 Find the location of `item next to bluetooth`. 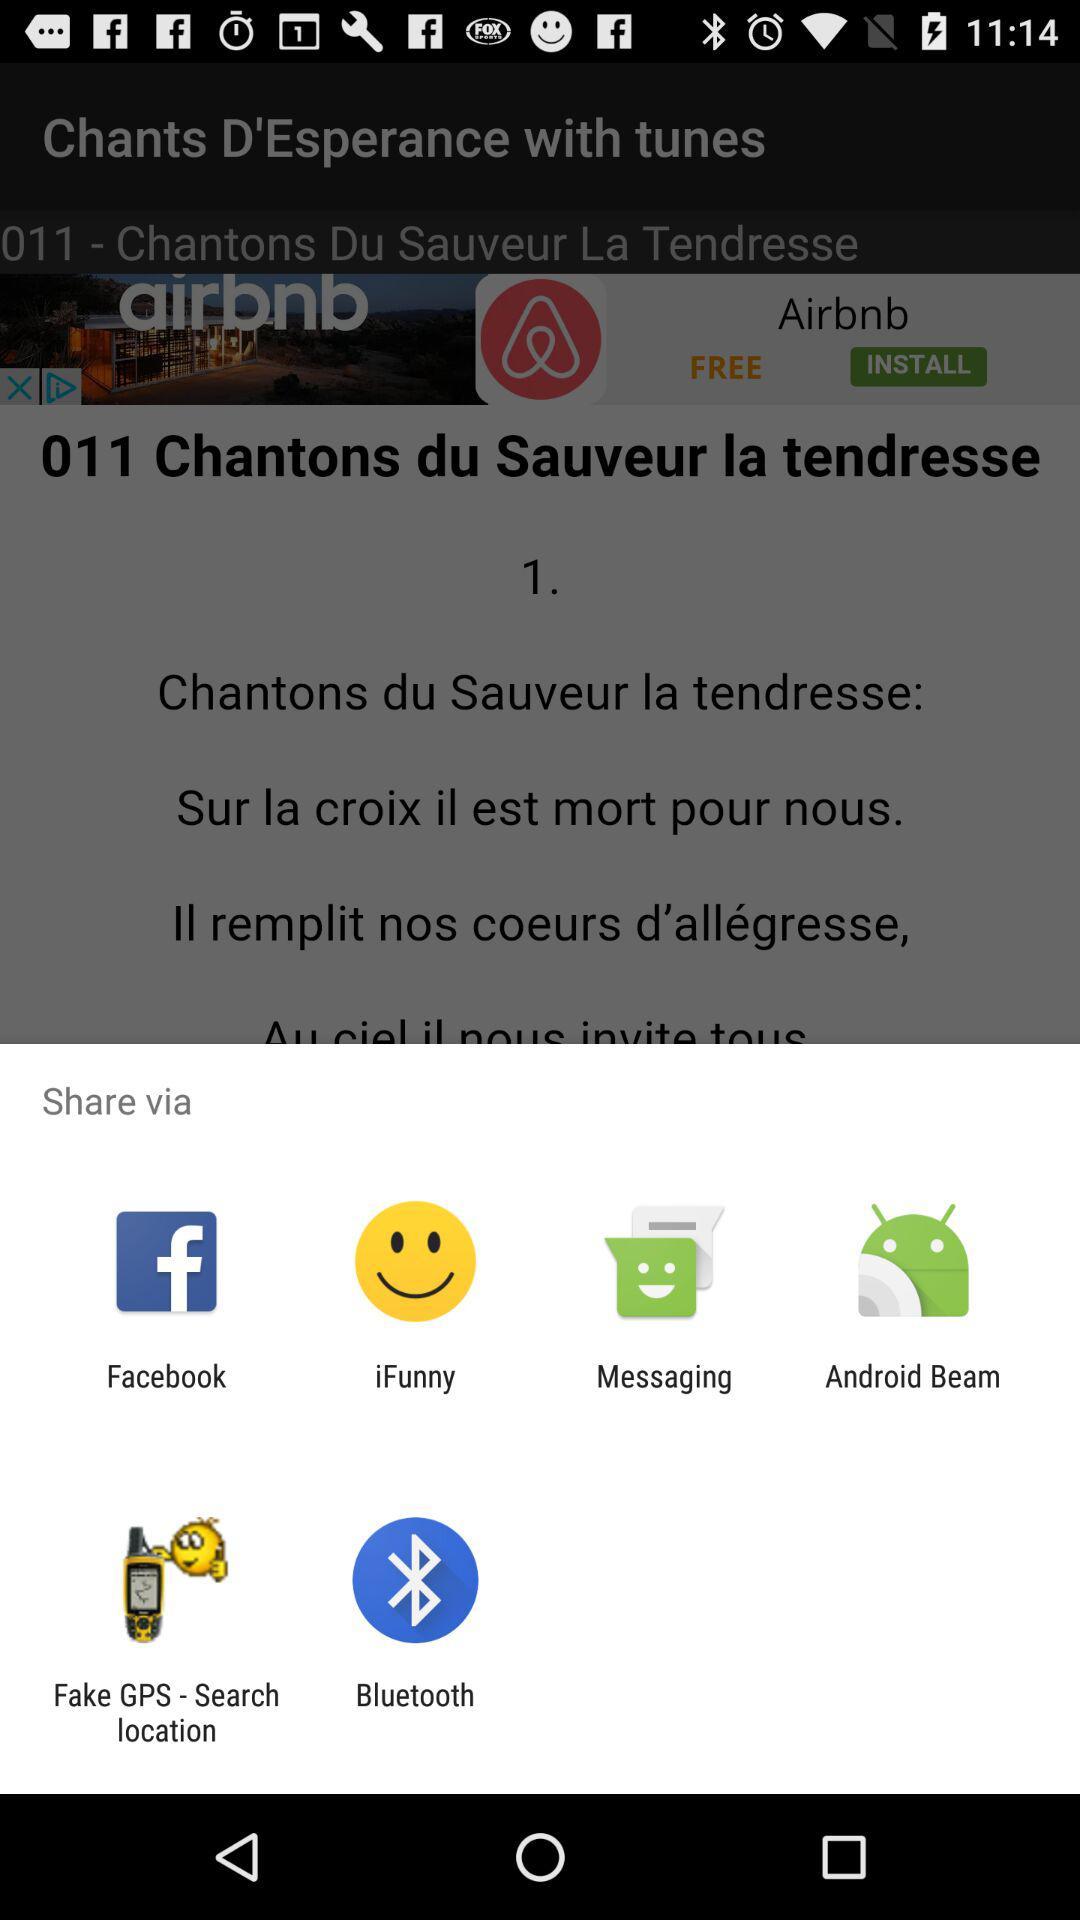

item next to bluetooth is located at coordinates (165, 1711).